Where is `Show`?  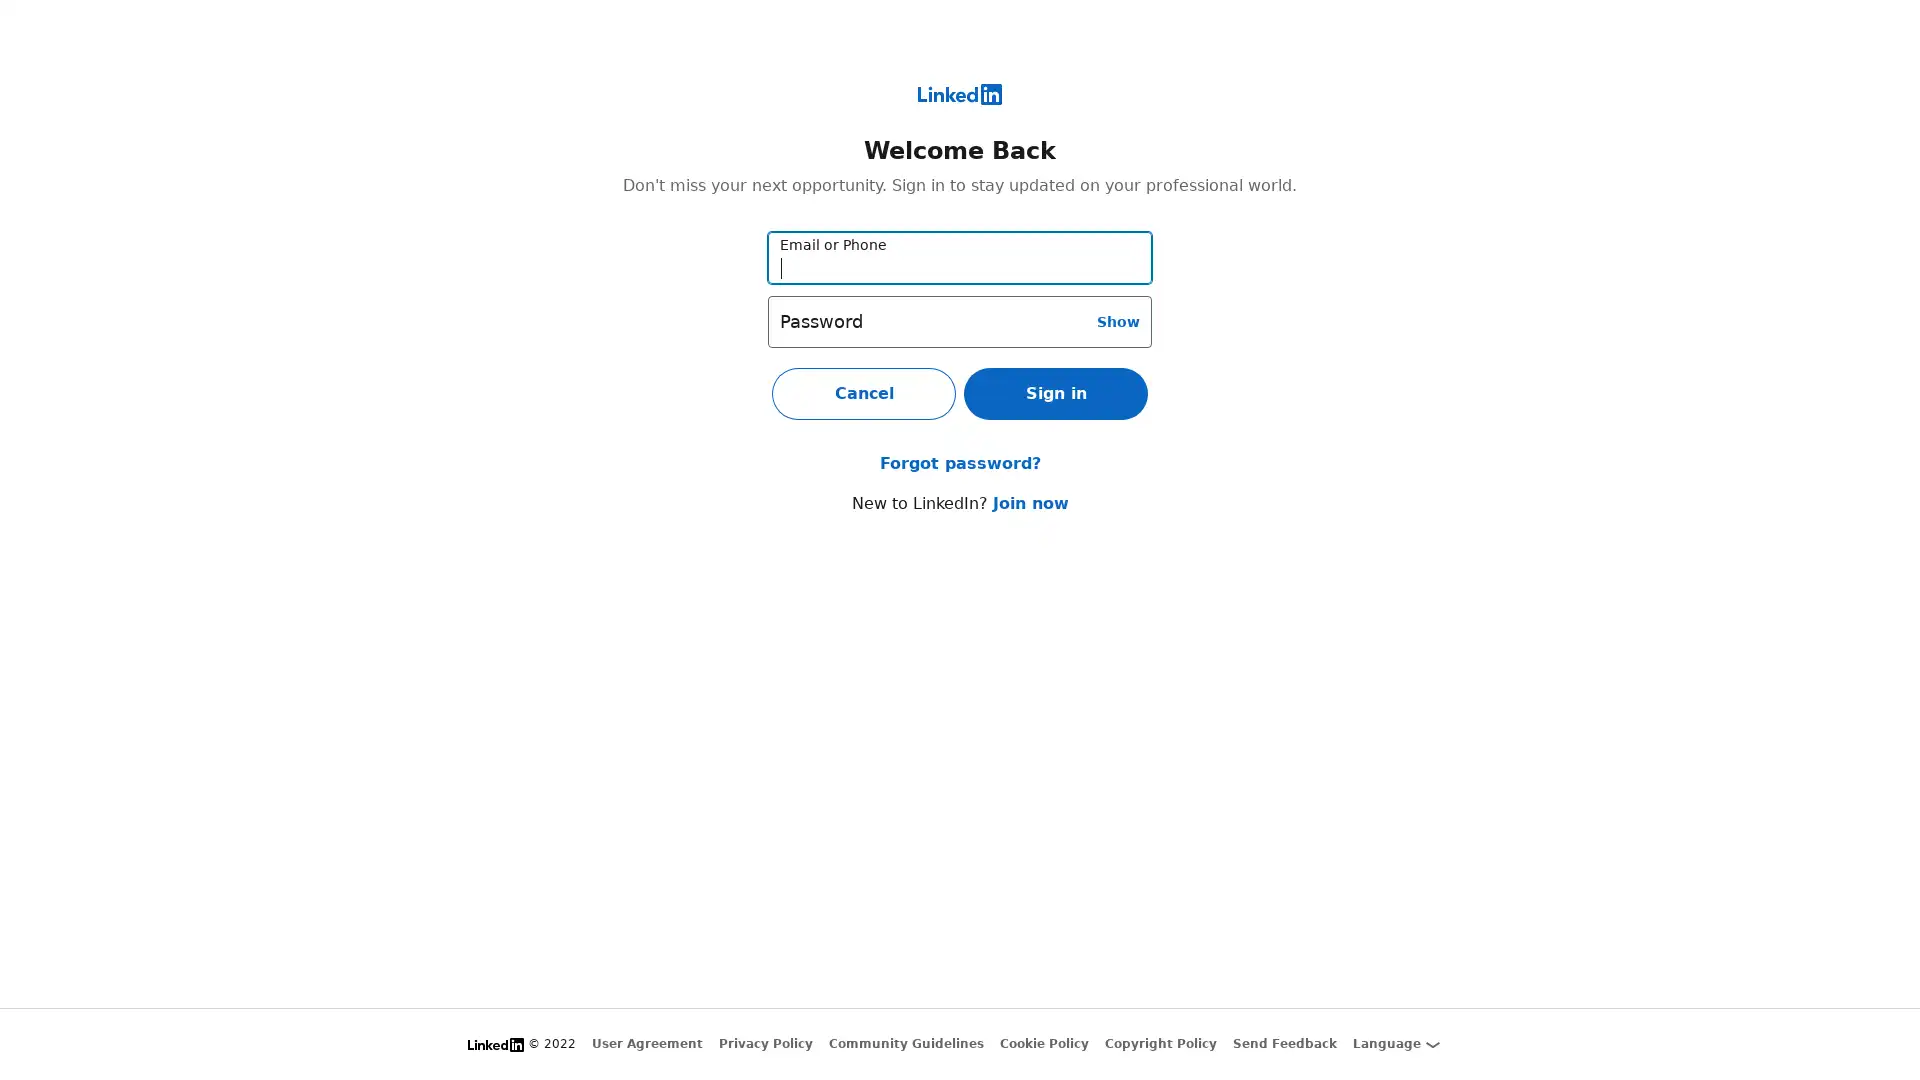 Show is located at coordinates (1117, 319).